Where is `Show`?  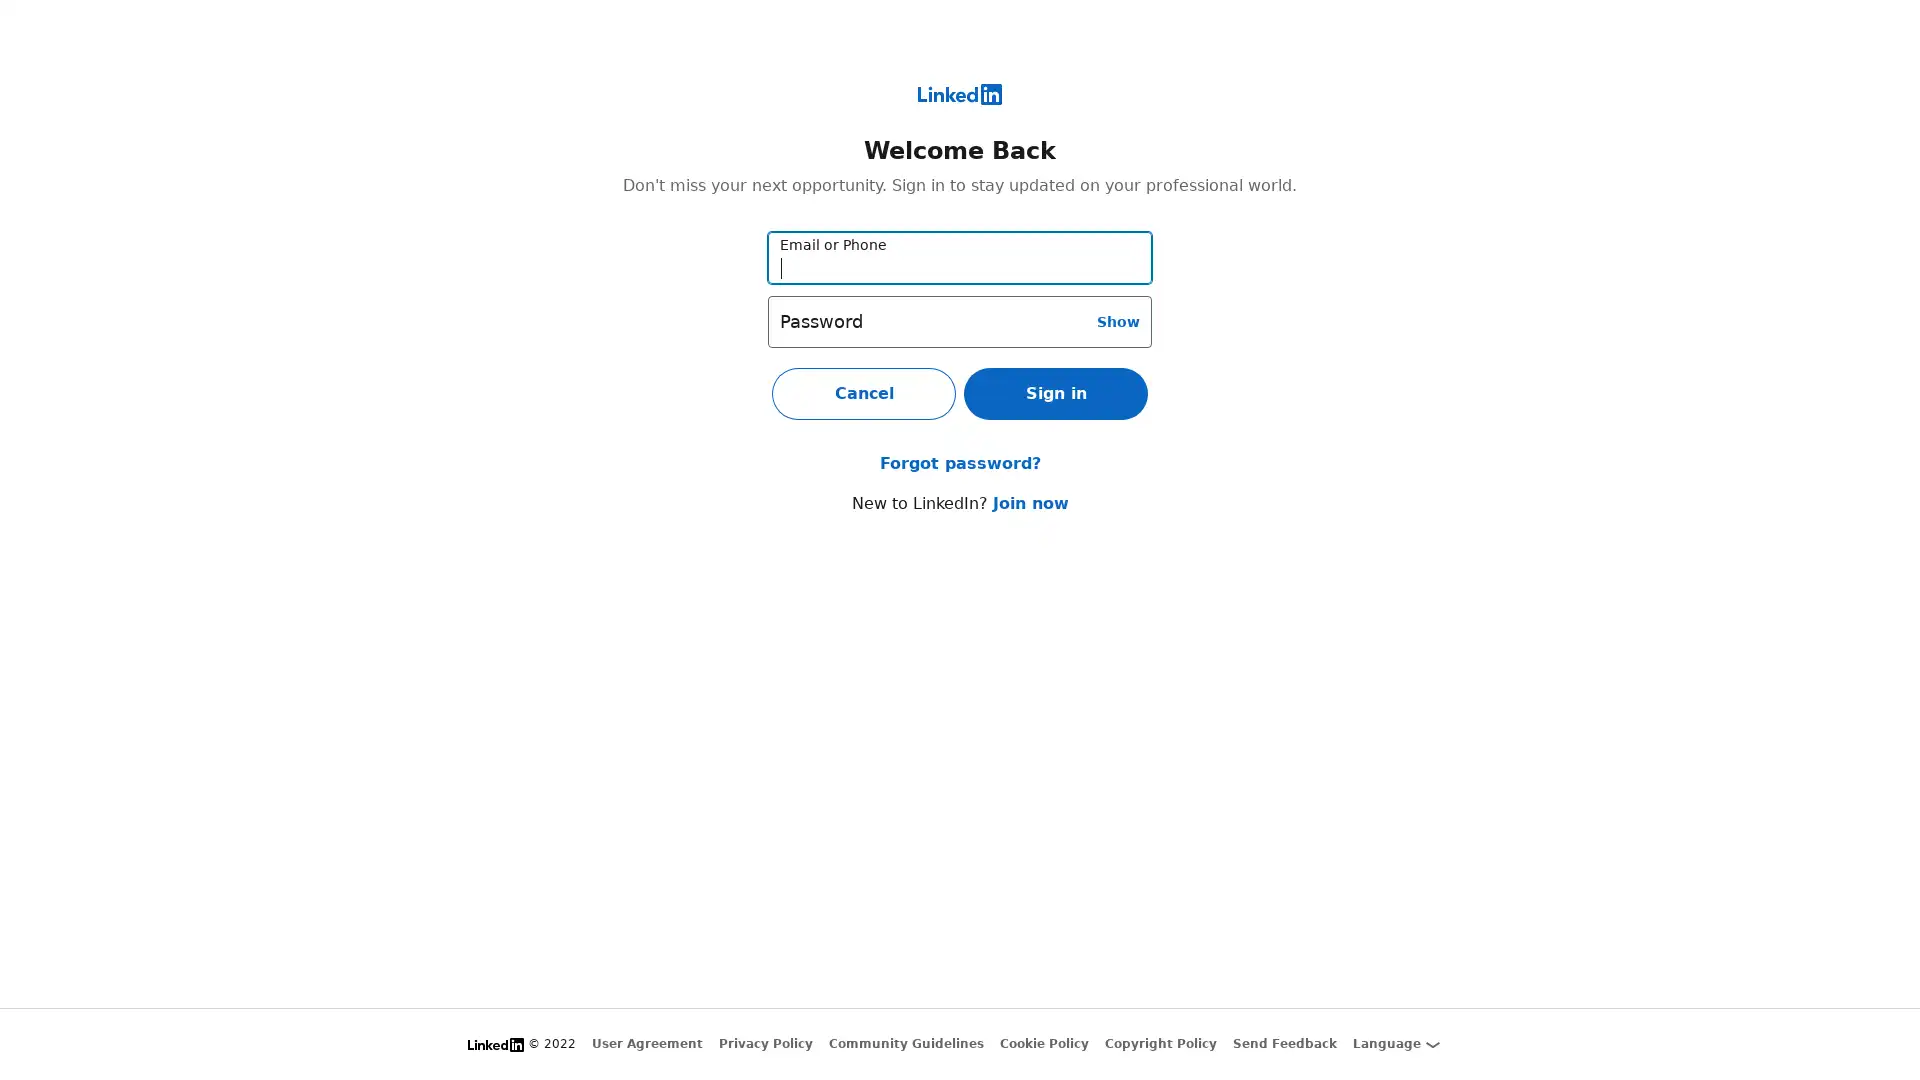 Show is located at coordinates (1117, 319).